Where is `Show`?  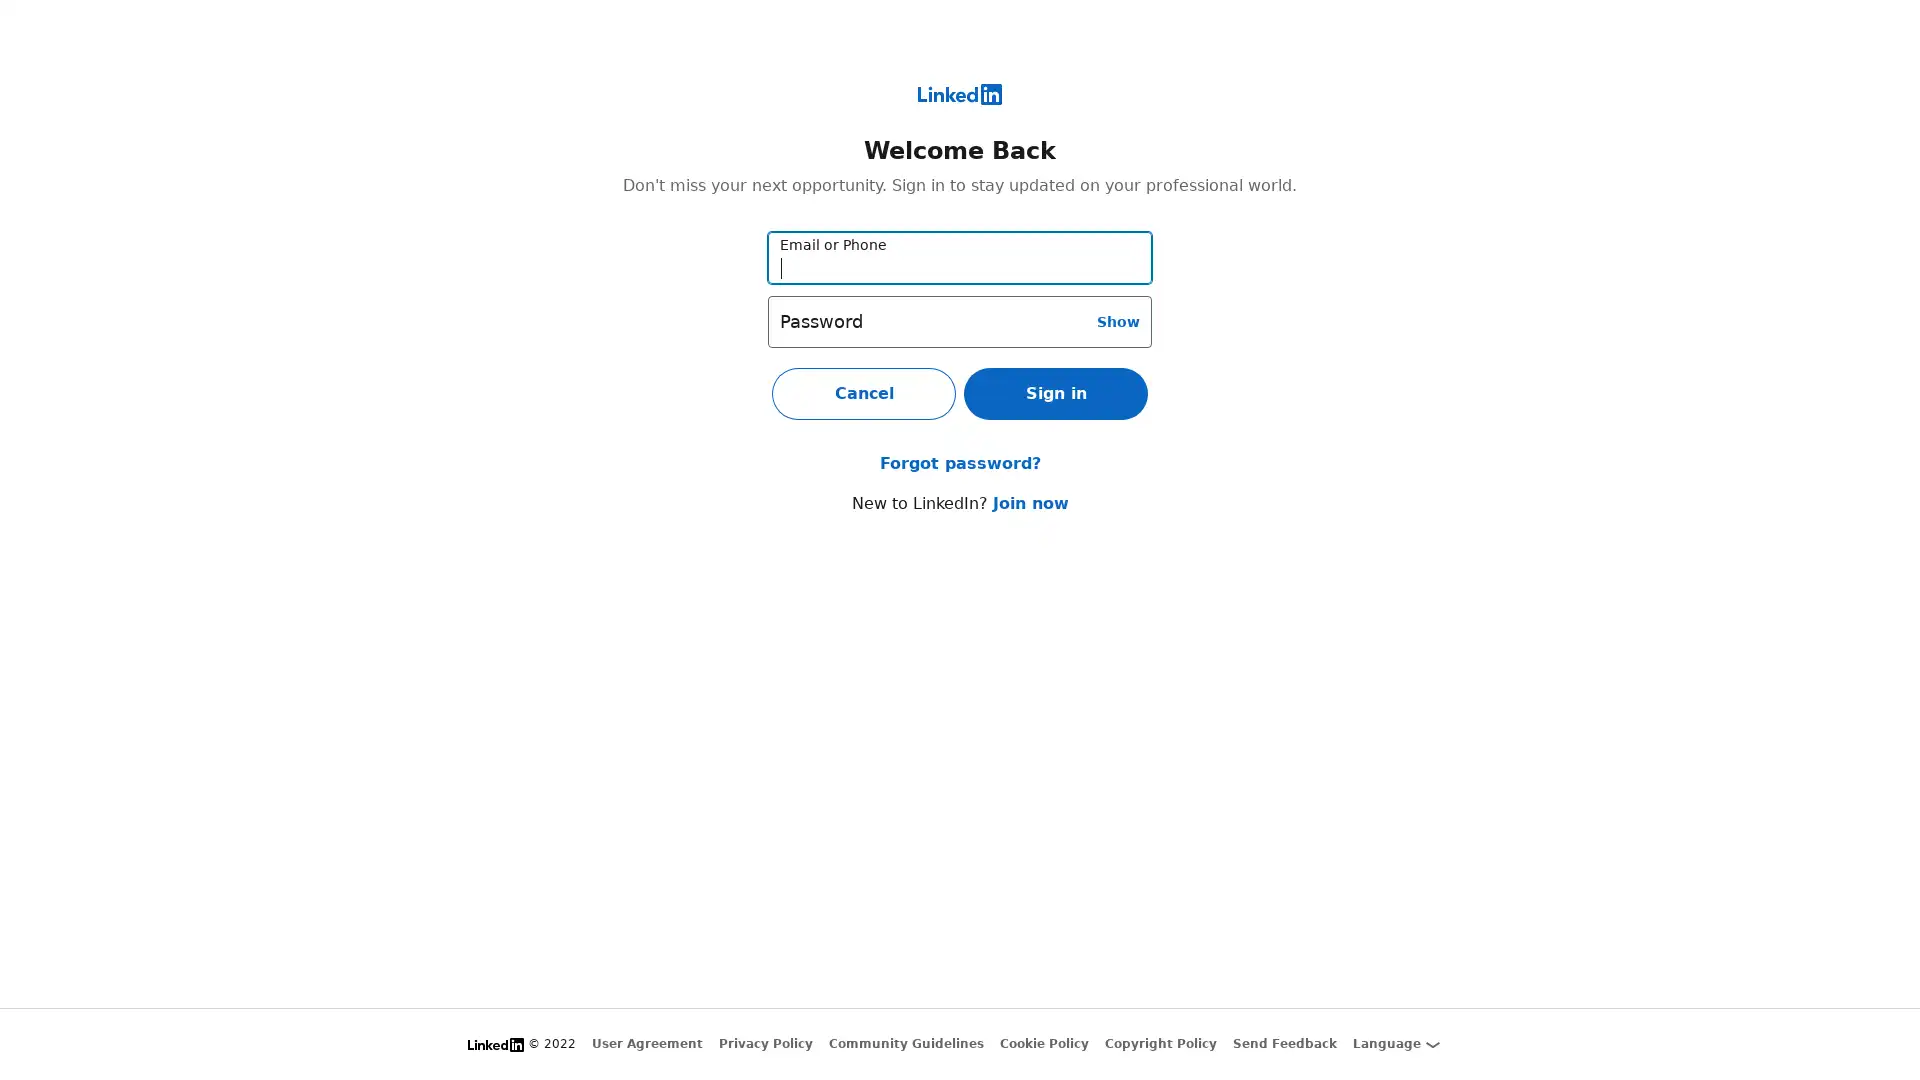 Show is located at coordinates (1117, 319).